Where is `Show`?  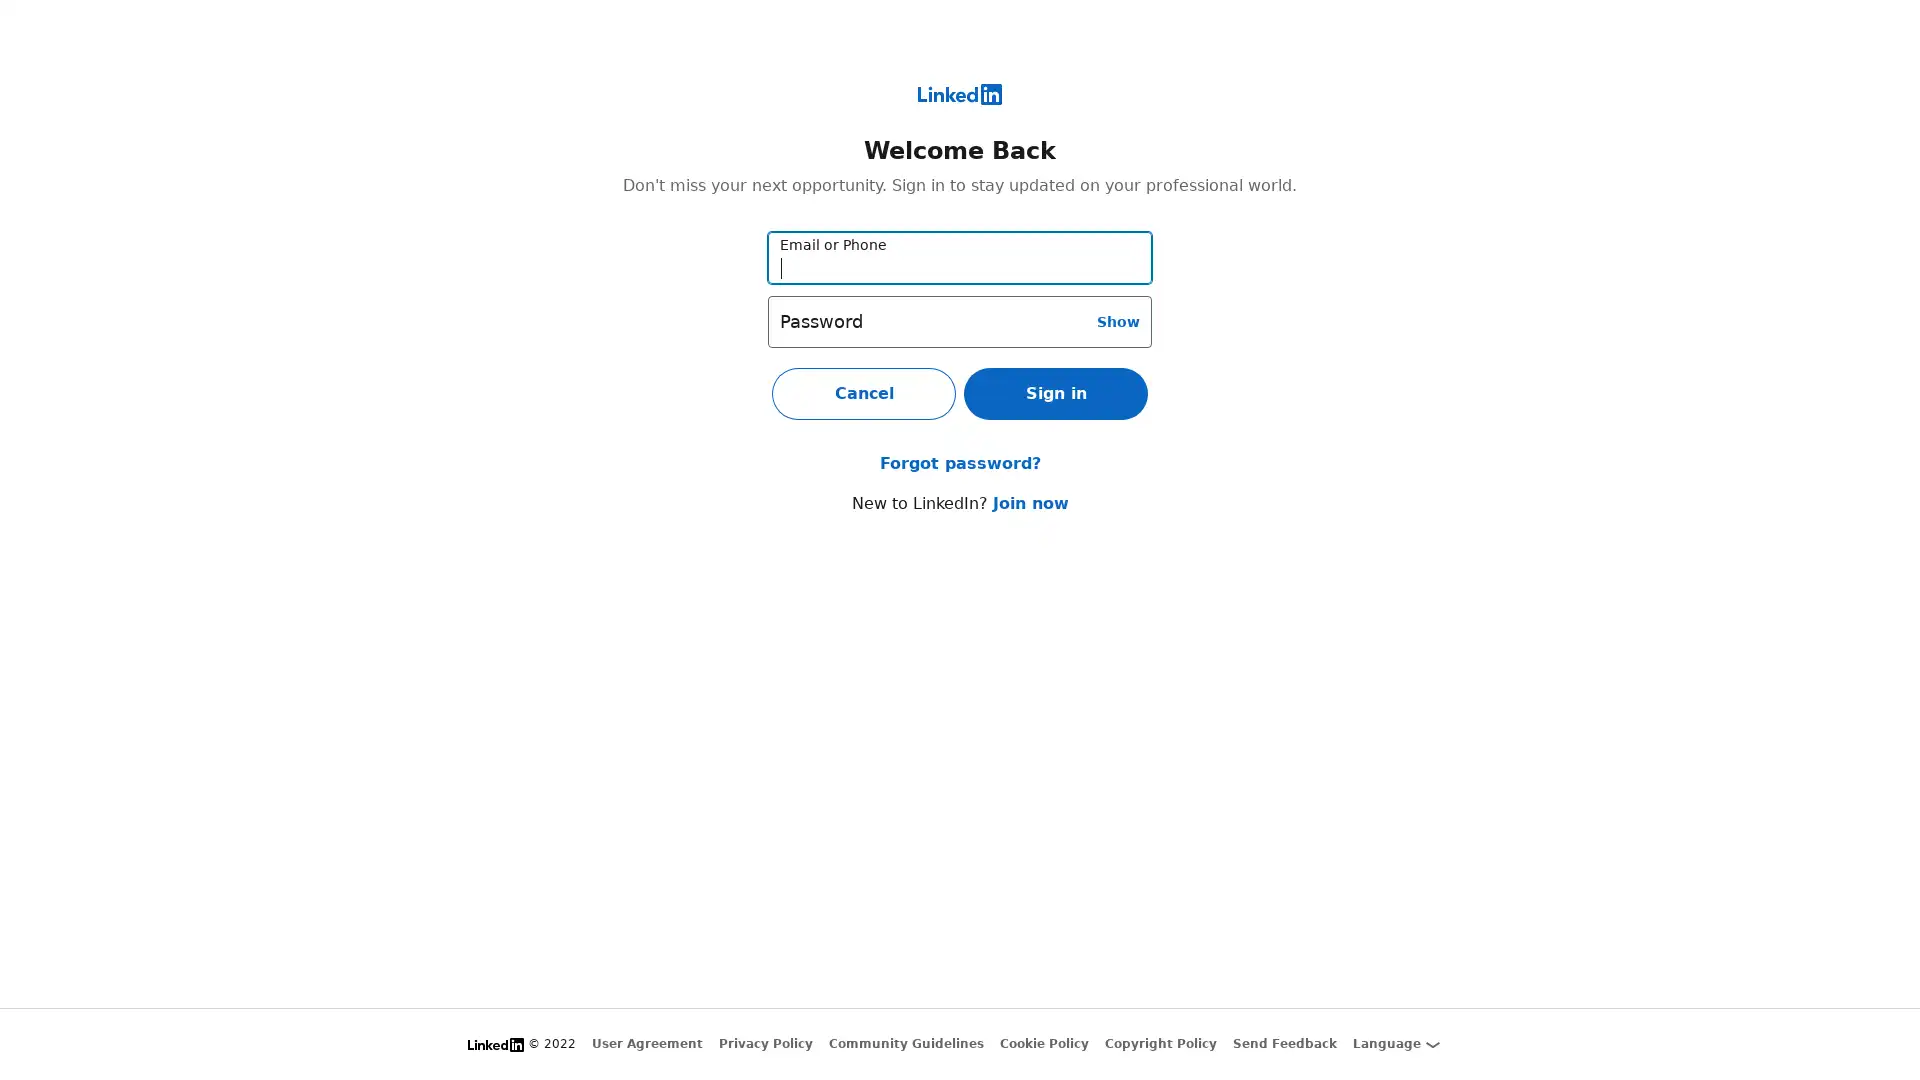 Show is located at coordinates (1117, 319).